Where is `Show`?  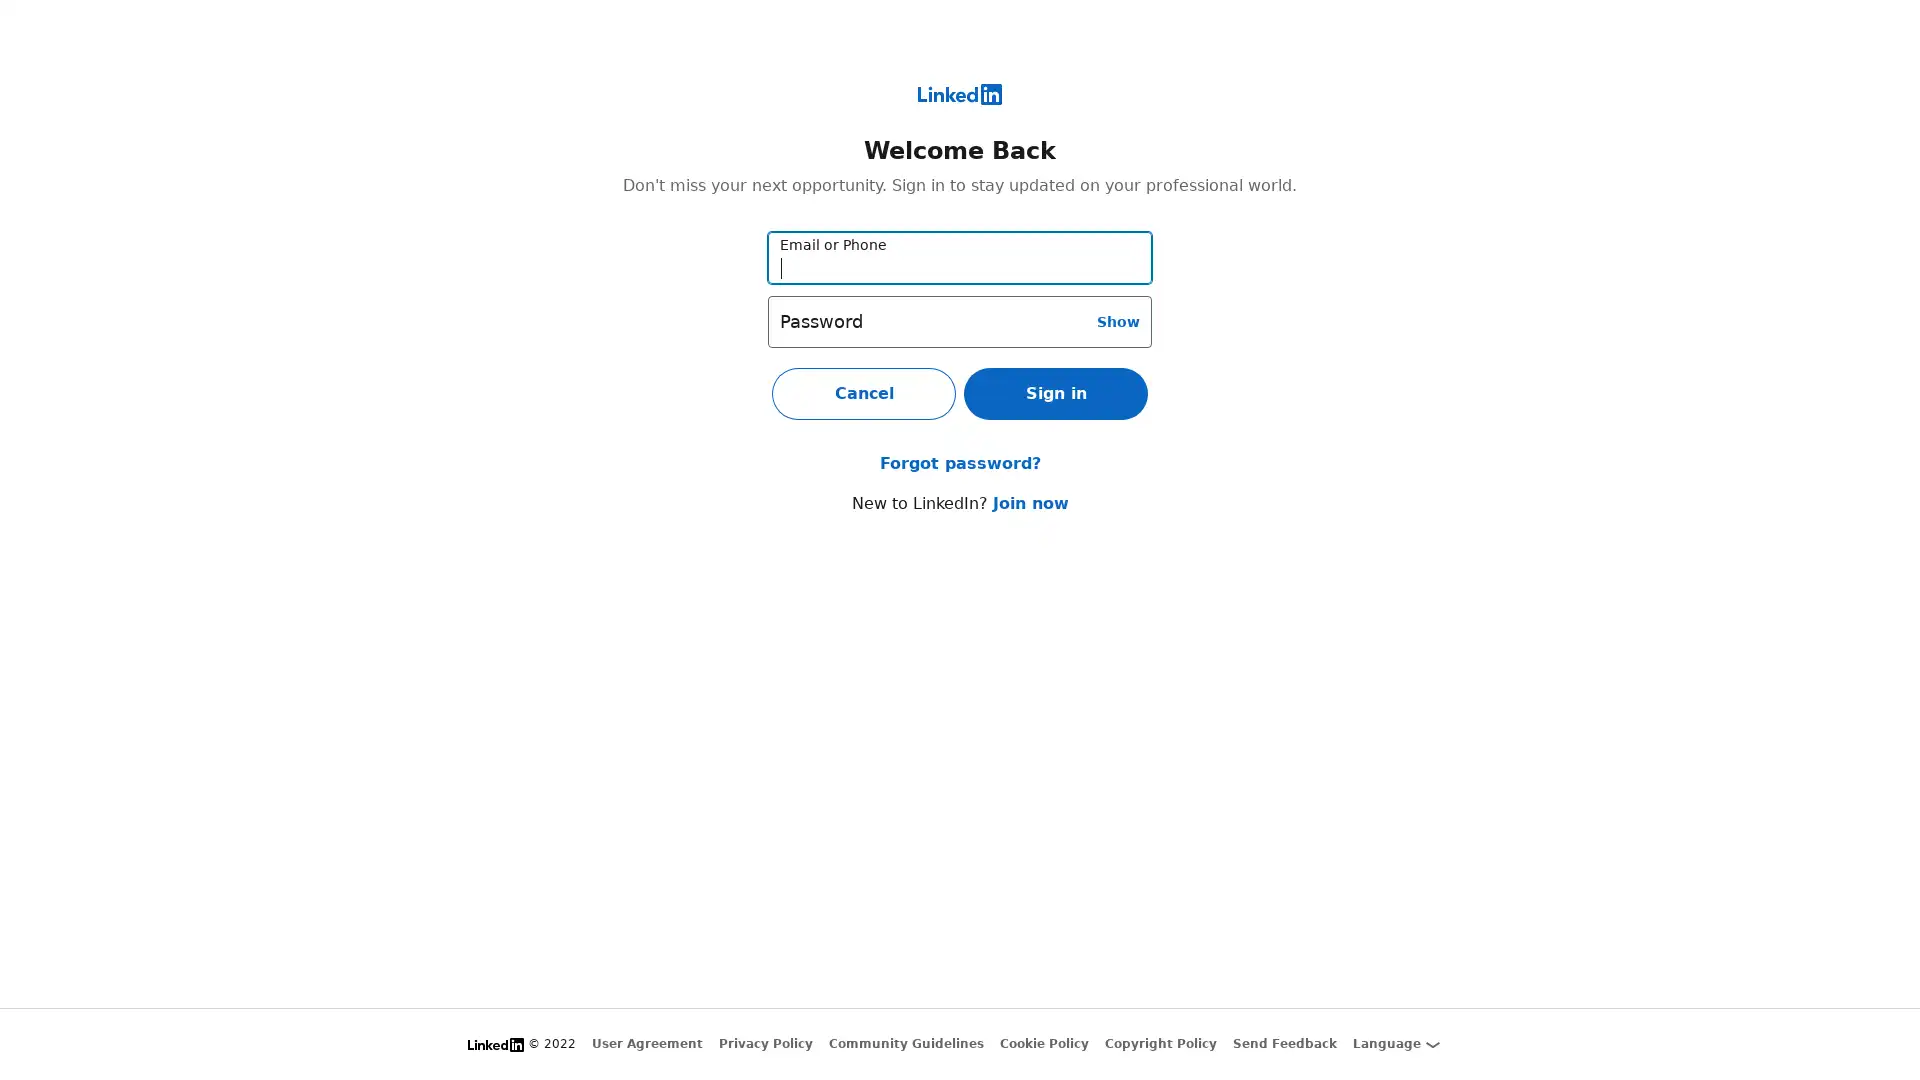 Show is located at coordinates (1117, 319).